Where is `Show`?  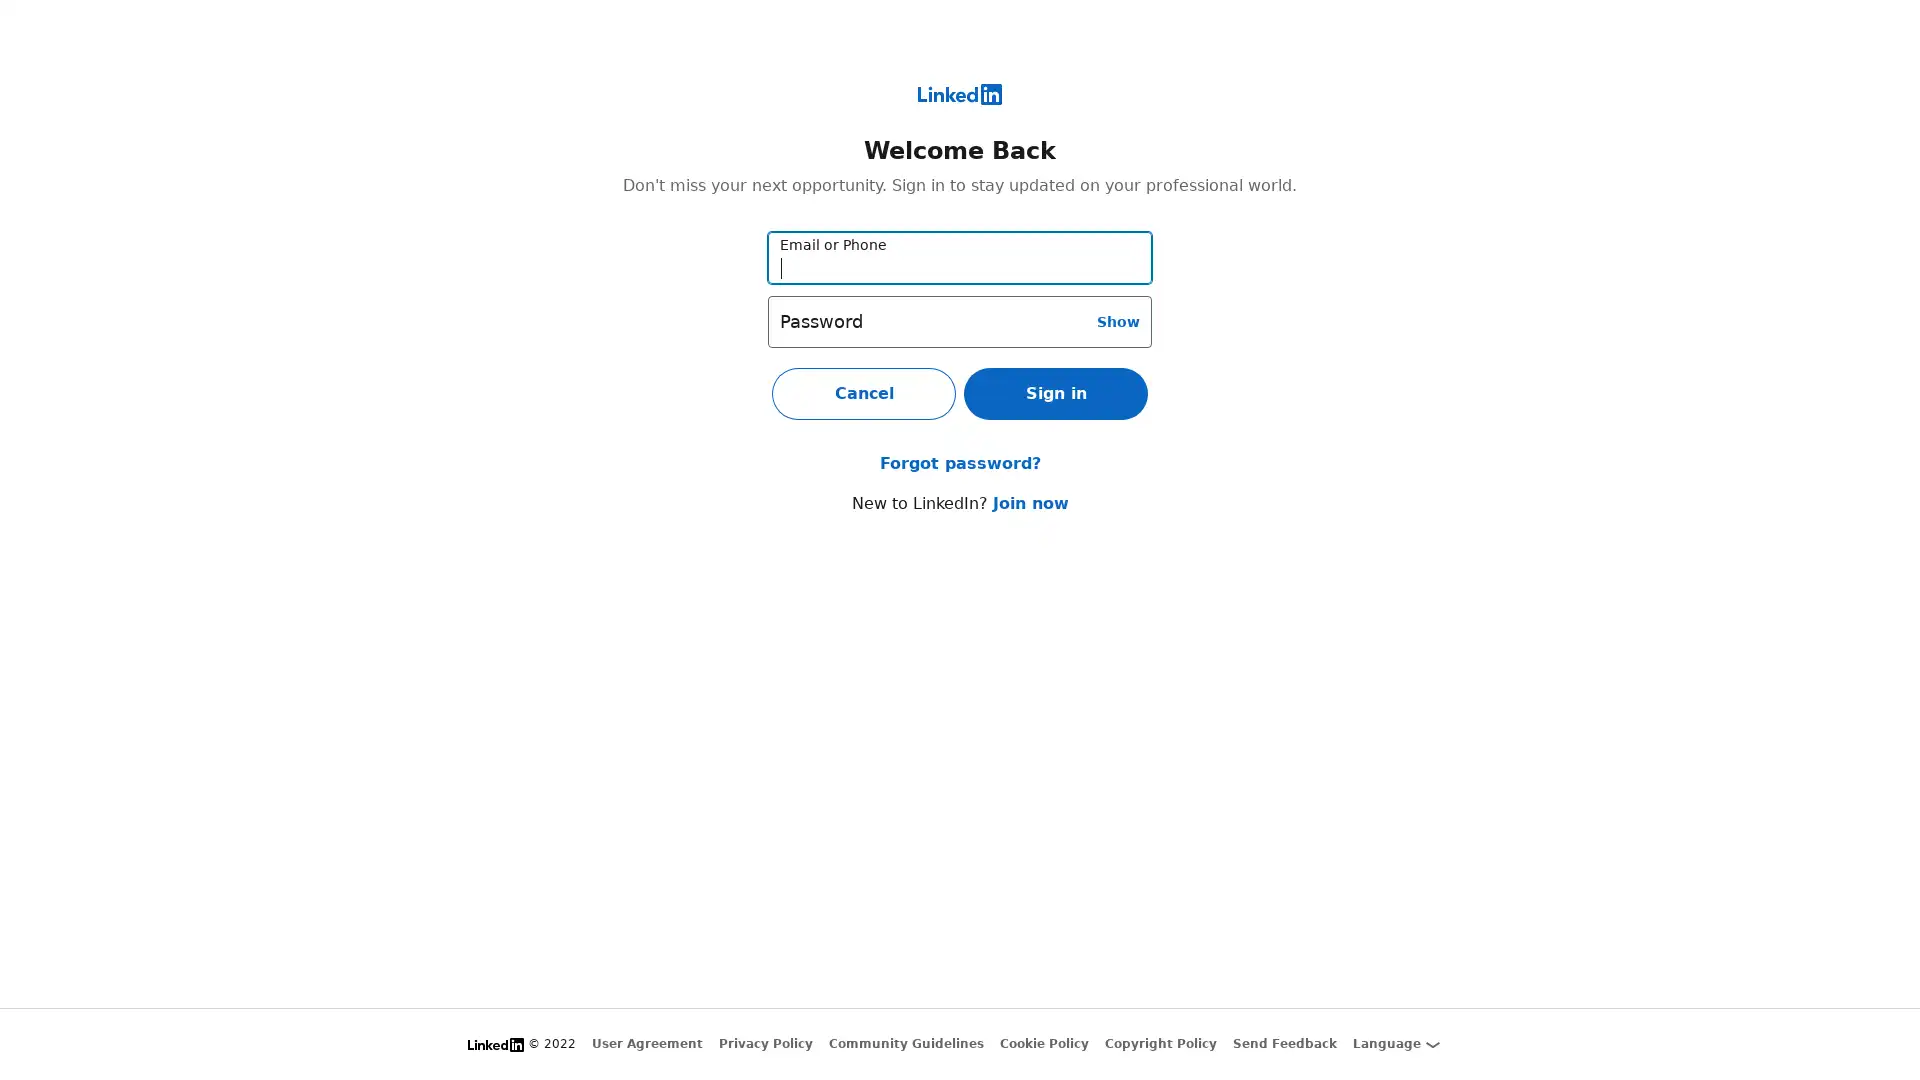 Show is located at coordinates (1117, 319).